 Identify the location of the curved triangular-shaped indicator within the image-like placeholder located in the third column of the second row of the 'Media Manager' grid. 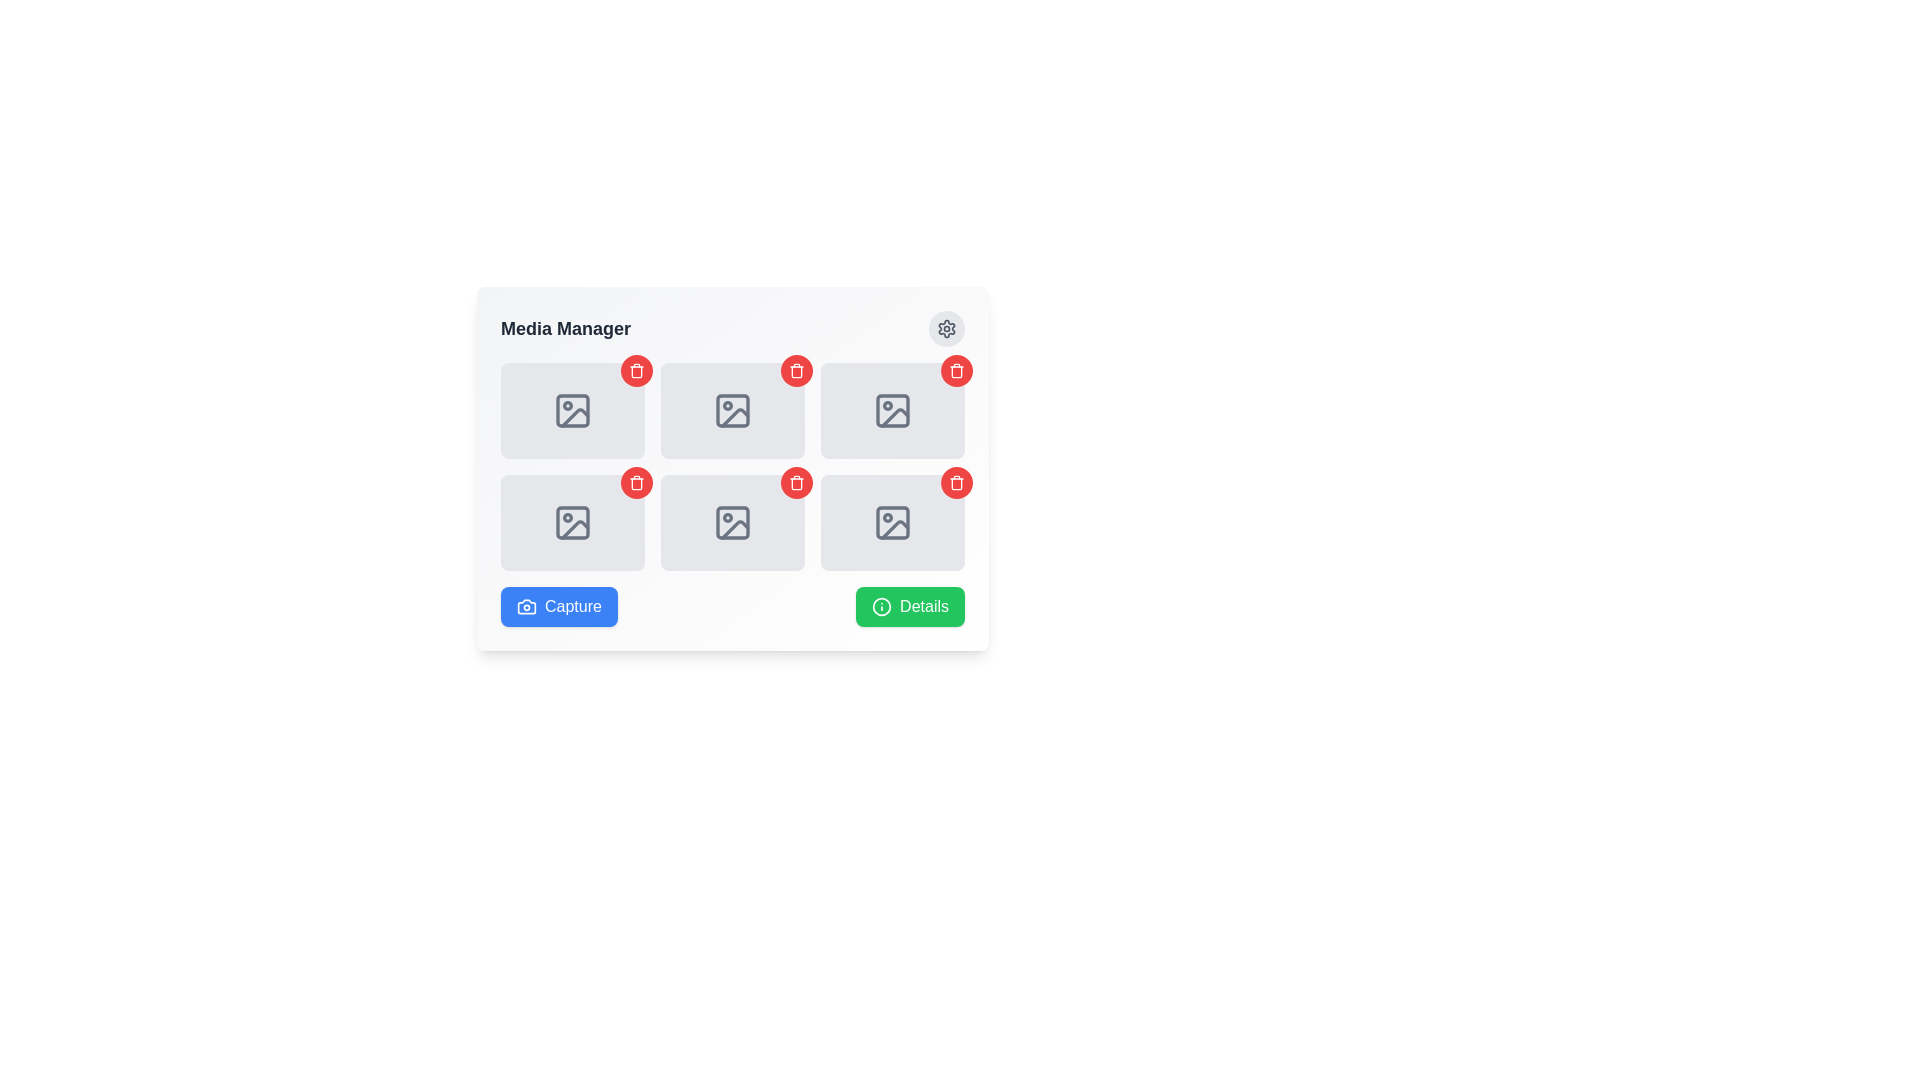
(894, 416).